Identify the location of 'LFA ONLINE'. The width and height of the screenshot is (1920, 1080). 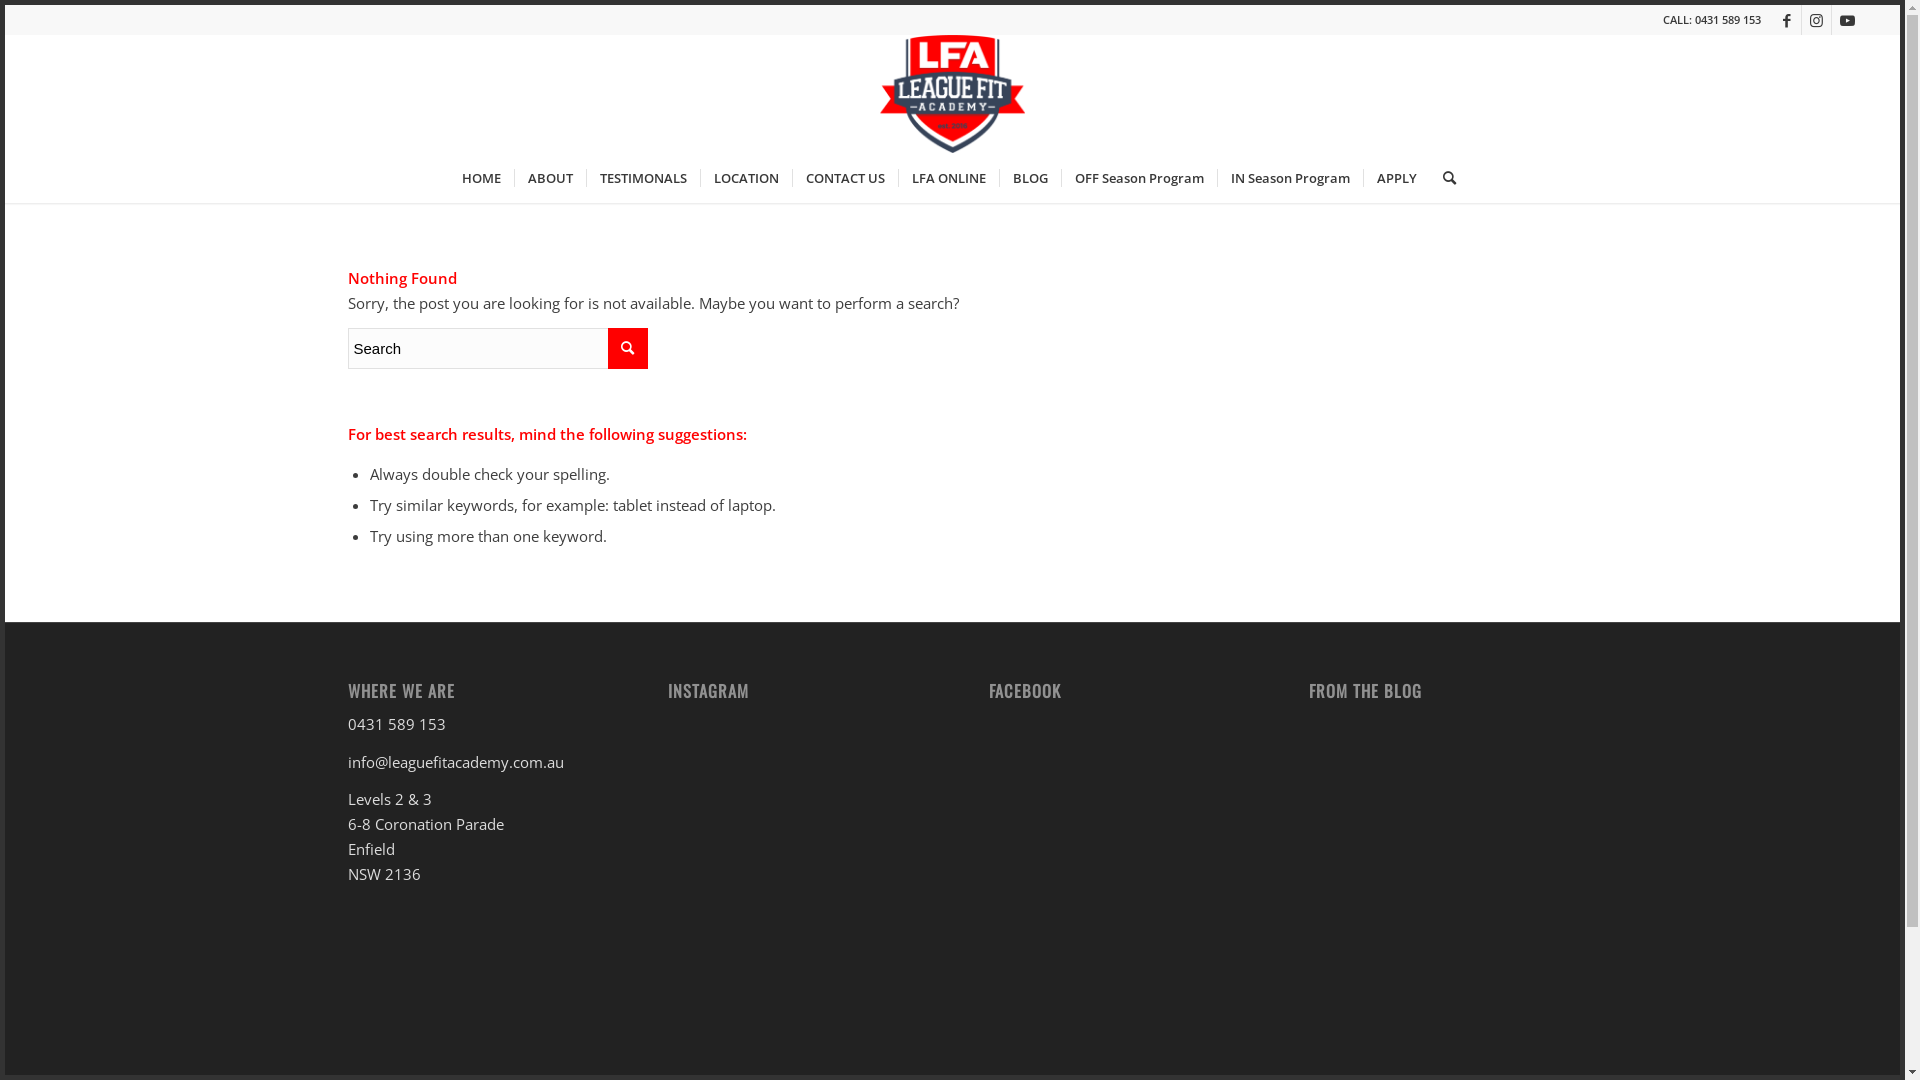
(947, 176).